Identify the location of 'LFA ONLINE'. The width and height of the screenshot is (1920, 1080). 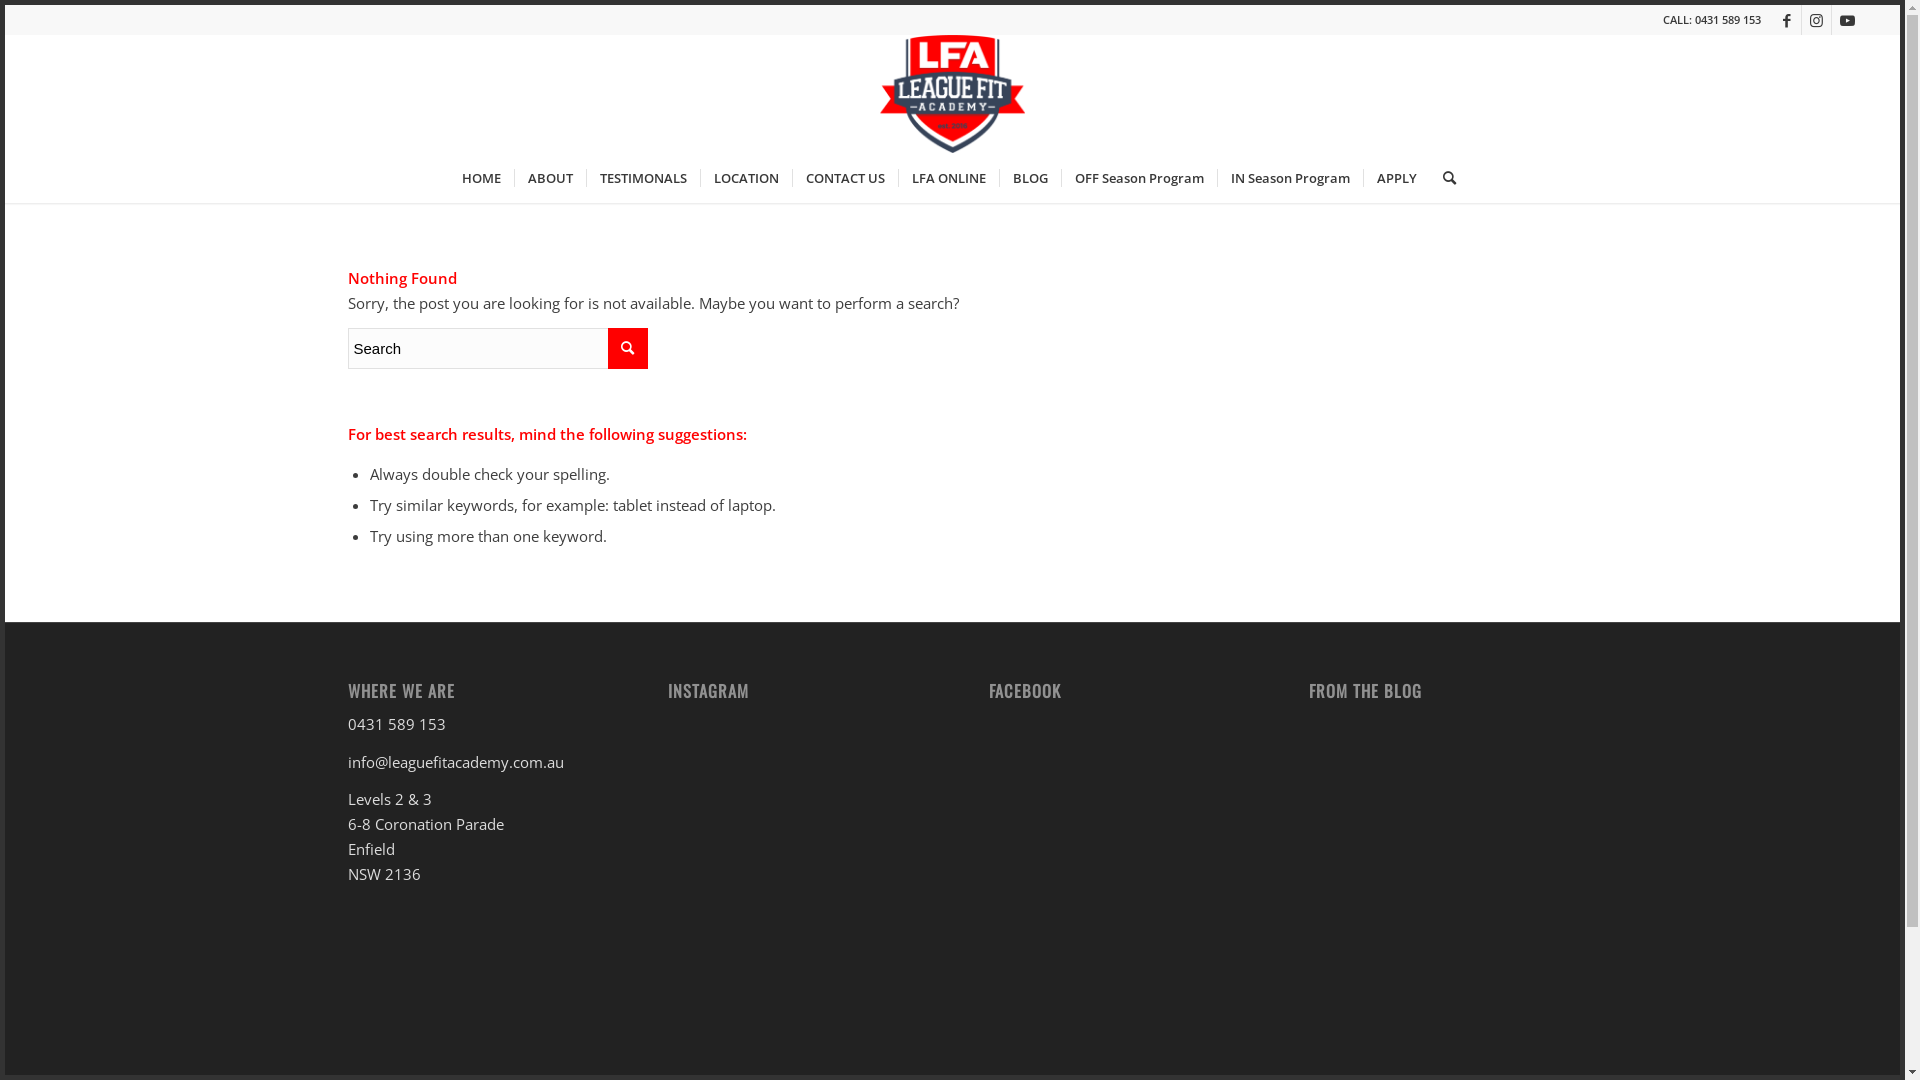
(947, 176).